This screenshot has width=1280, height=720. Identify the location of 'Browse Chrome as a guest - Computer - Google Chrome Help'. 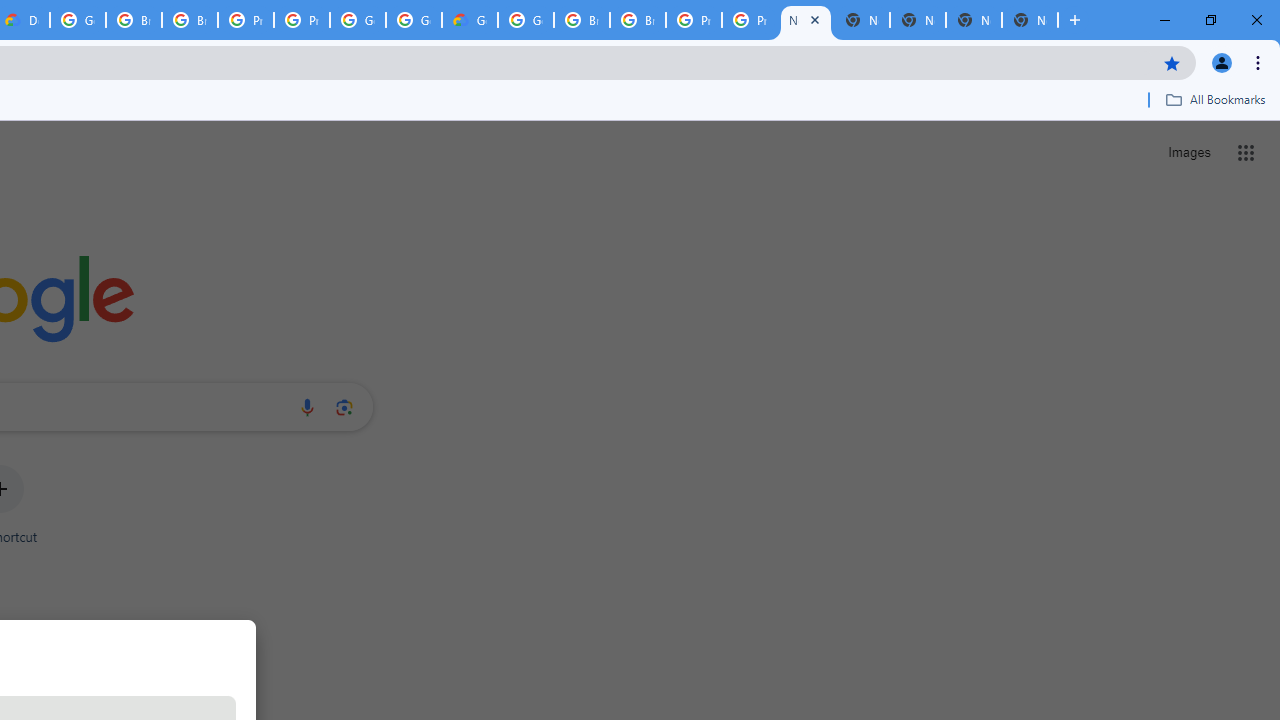
(581, 20).